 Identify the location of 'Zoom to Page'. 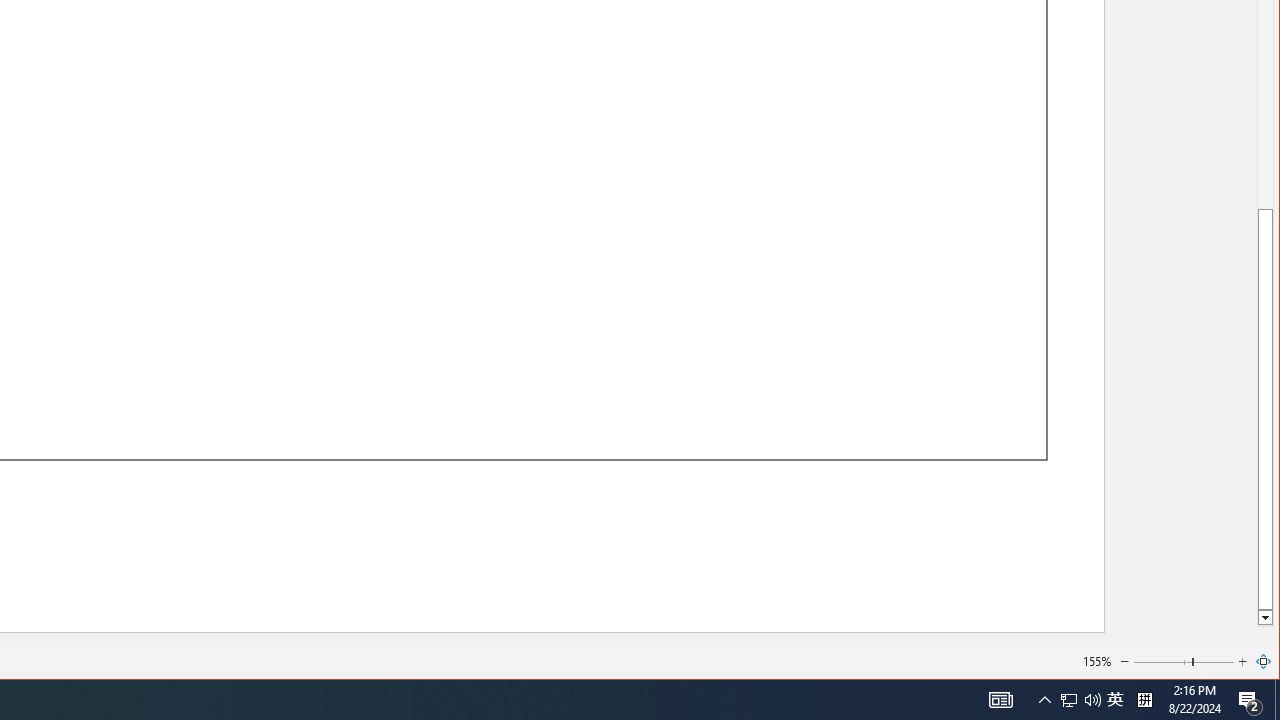
(1263, 662).